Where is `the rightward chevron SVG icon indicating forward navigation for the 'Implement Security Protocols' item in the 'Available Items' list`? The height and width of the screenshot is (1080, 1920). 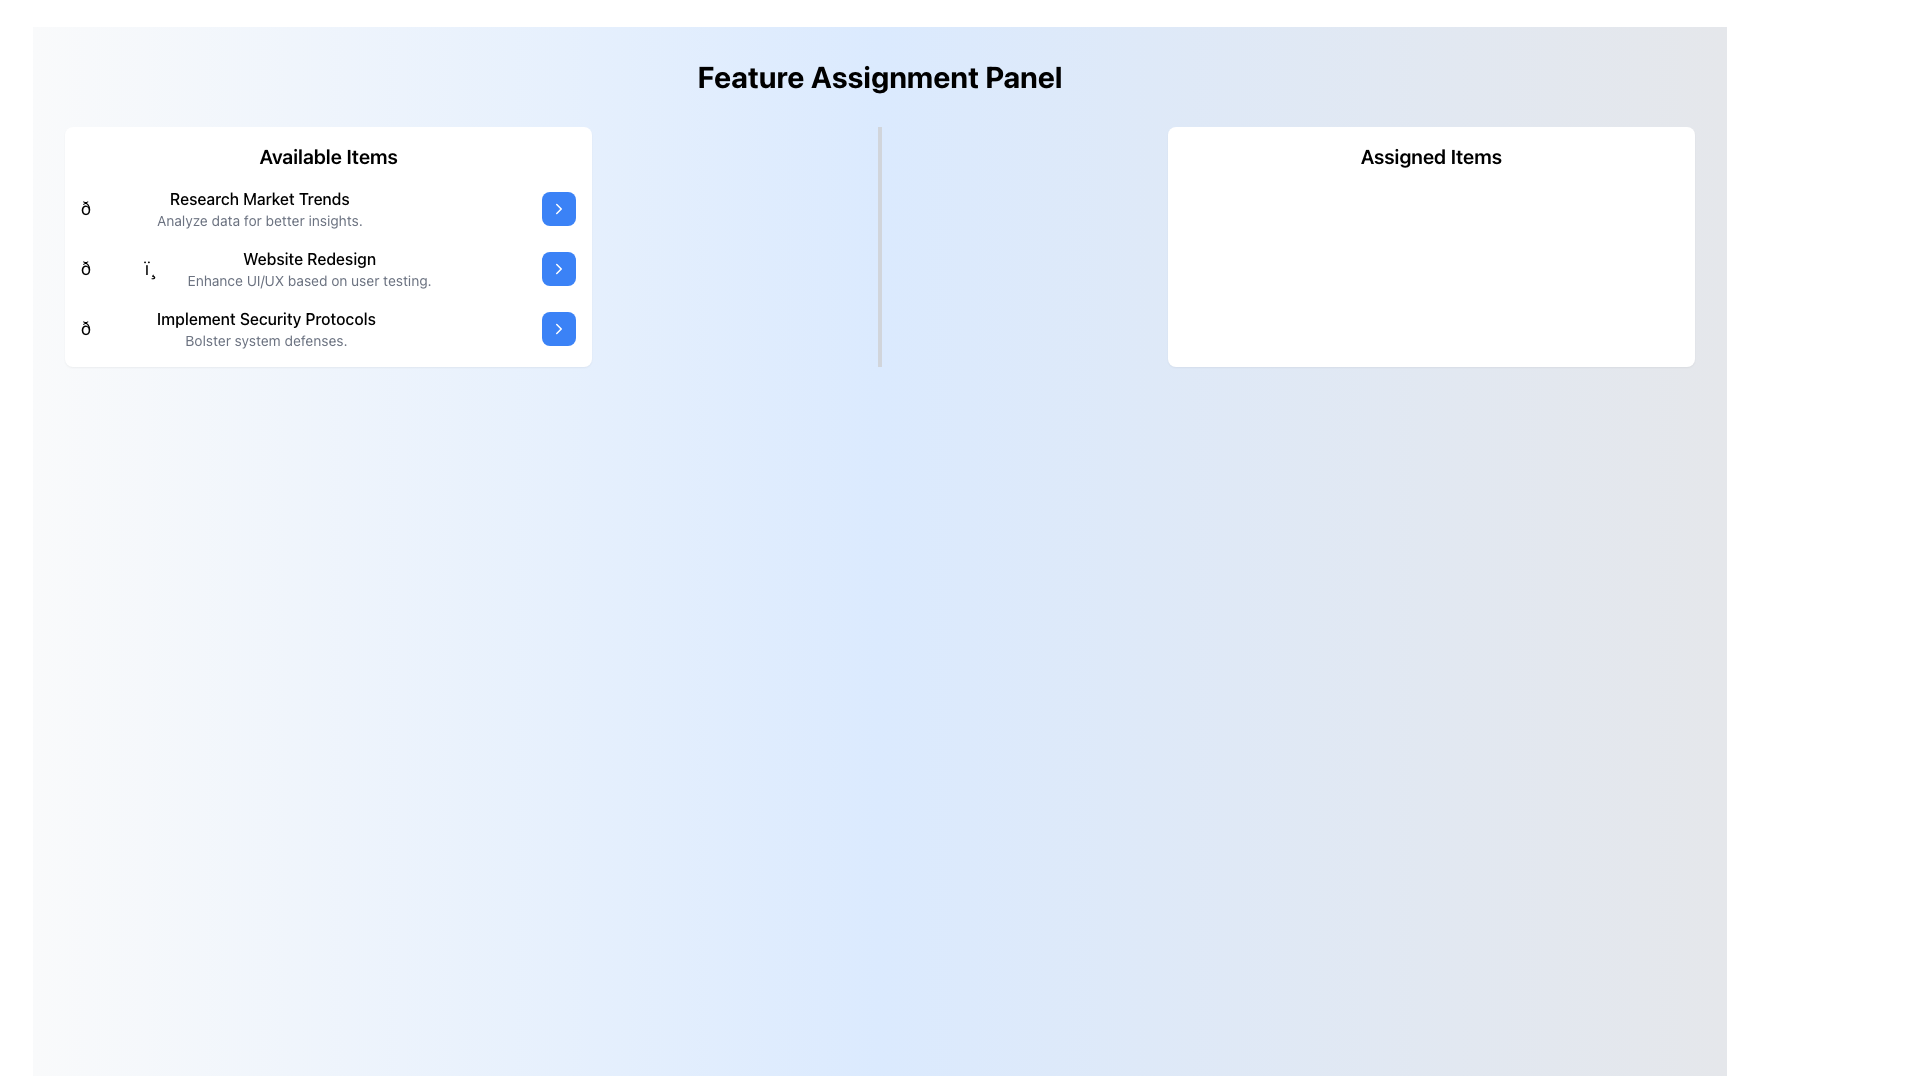
the rightward chevron SVG icon indicating forward navigation for the 'Implement Security Protocols' item in the 'Available Items' list is located at coordinates (559, 327).